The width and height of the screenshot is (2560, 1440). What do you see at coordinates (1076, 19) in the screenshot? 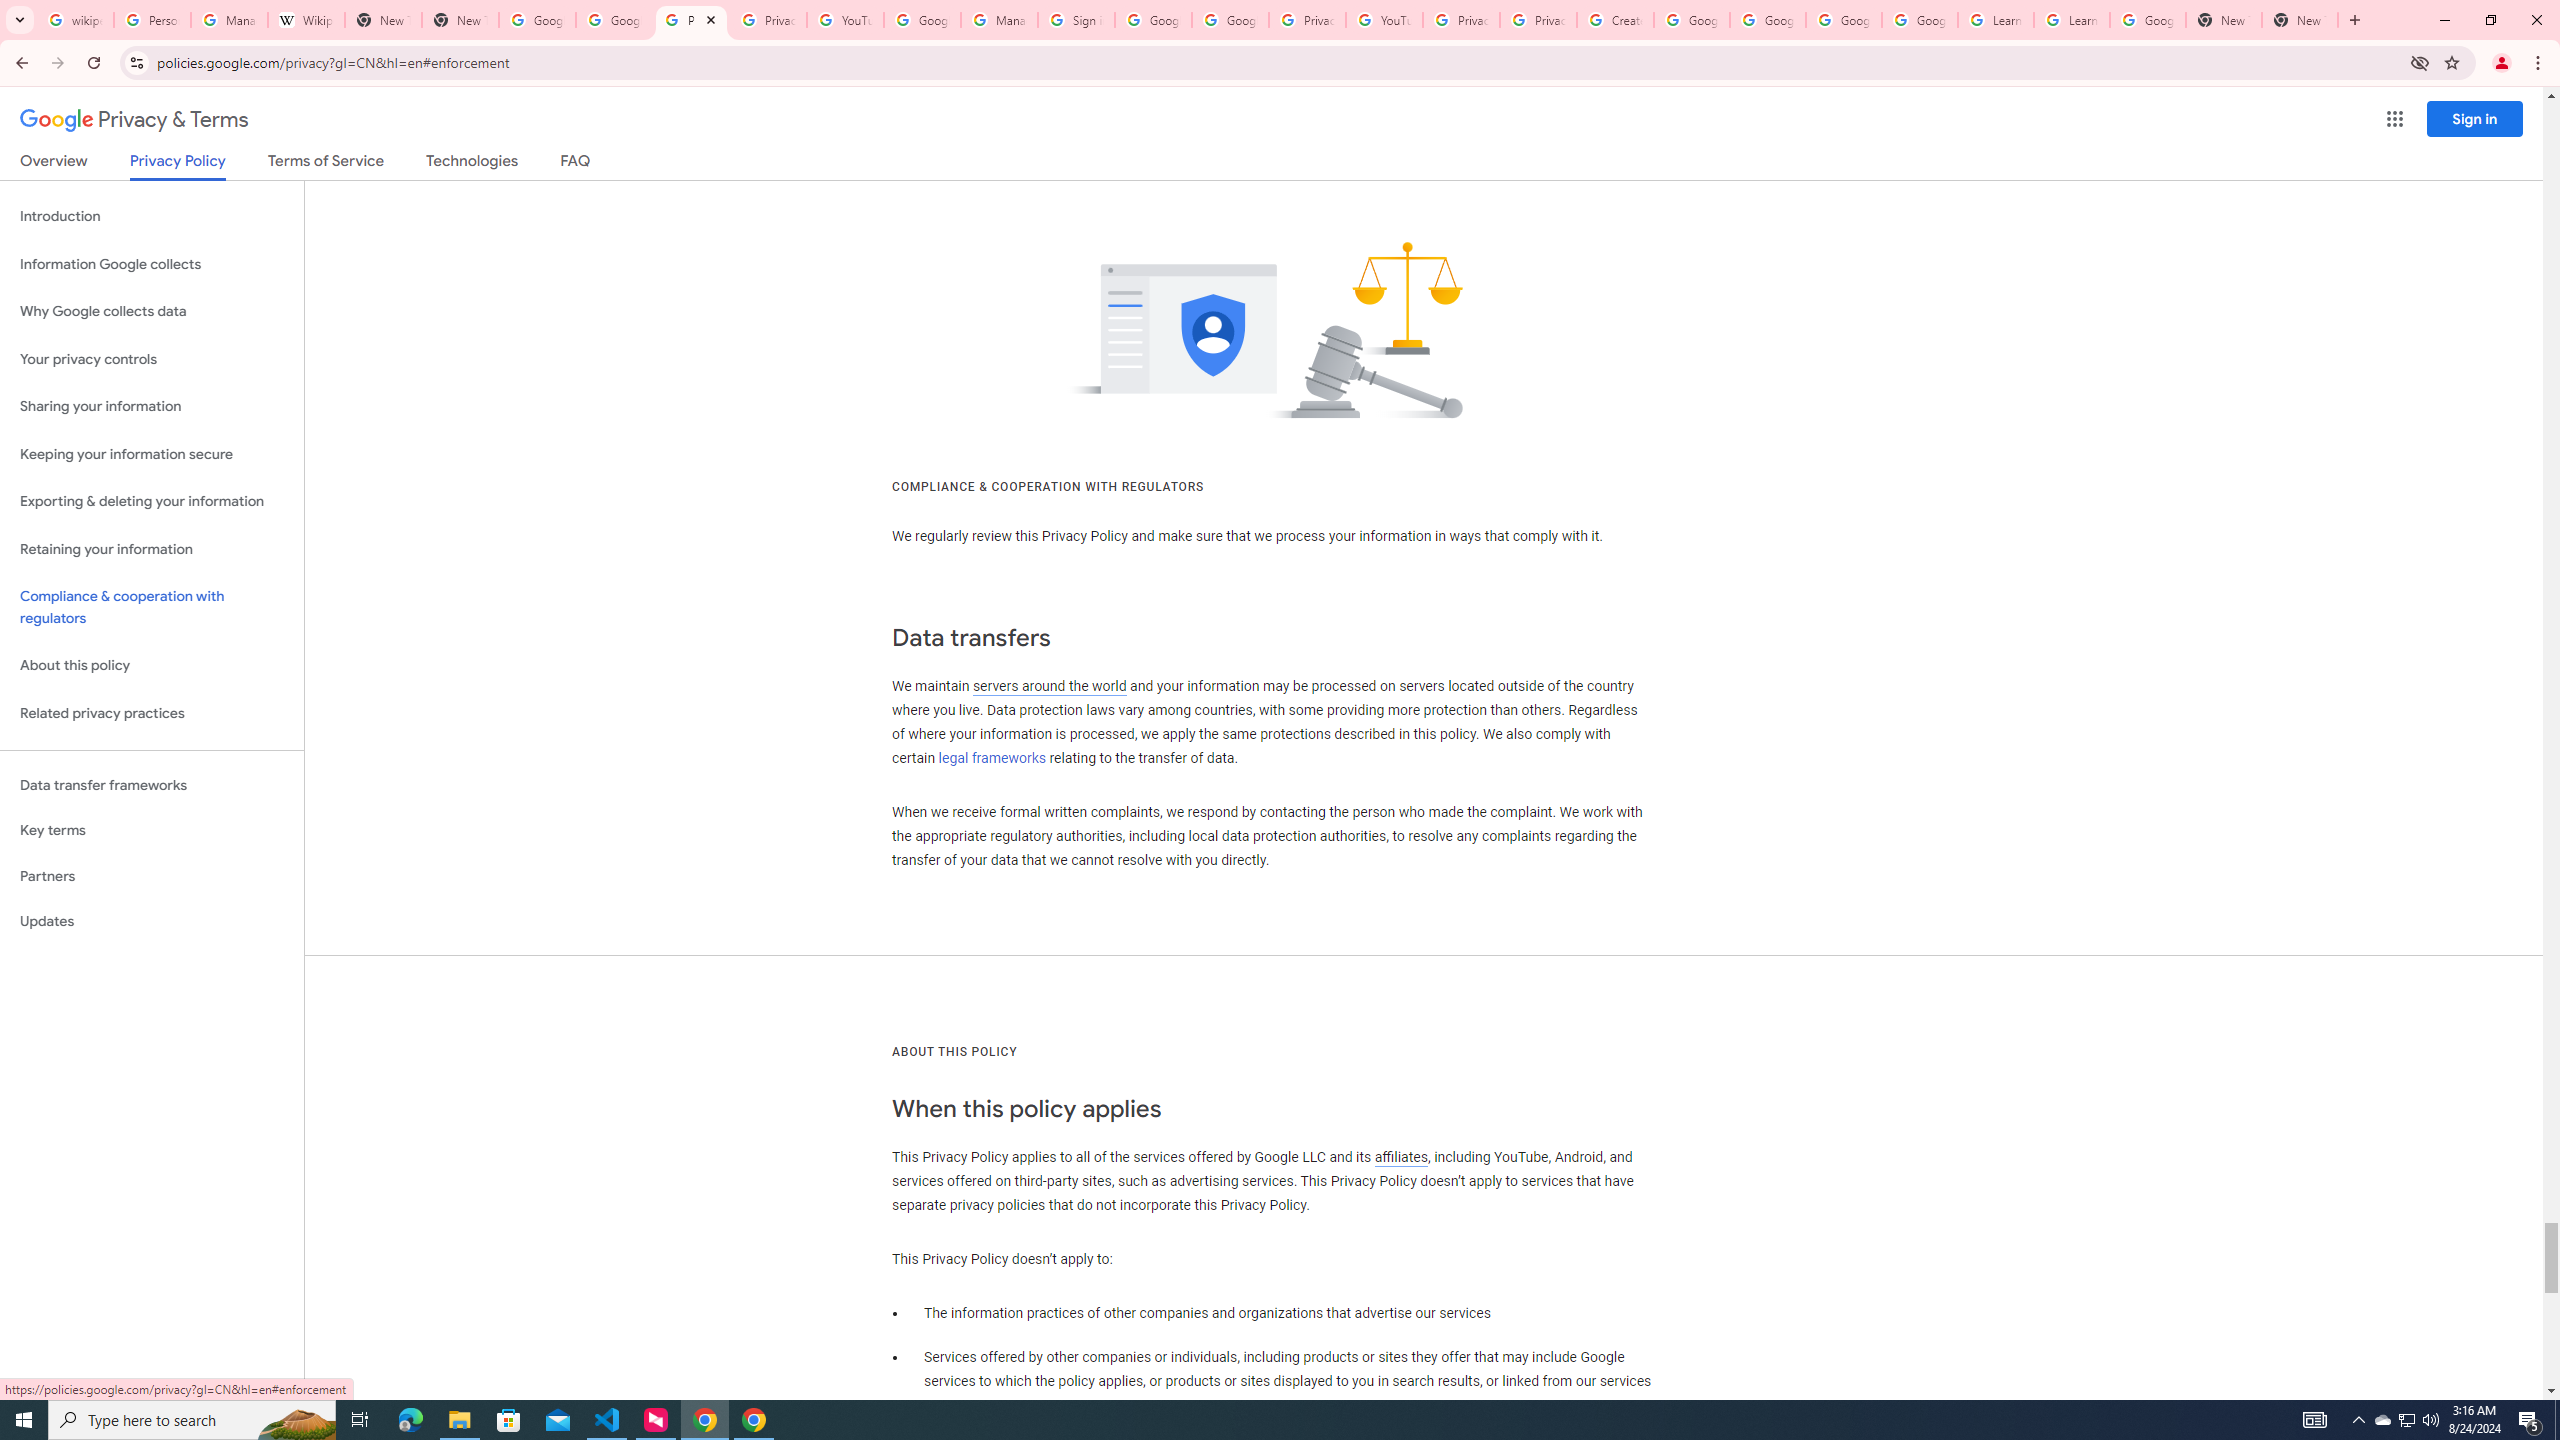
I see `'Sign in - Google Accounts'` at bounding box center [1076, 19].